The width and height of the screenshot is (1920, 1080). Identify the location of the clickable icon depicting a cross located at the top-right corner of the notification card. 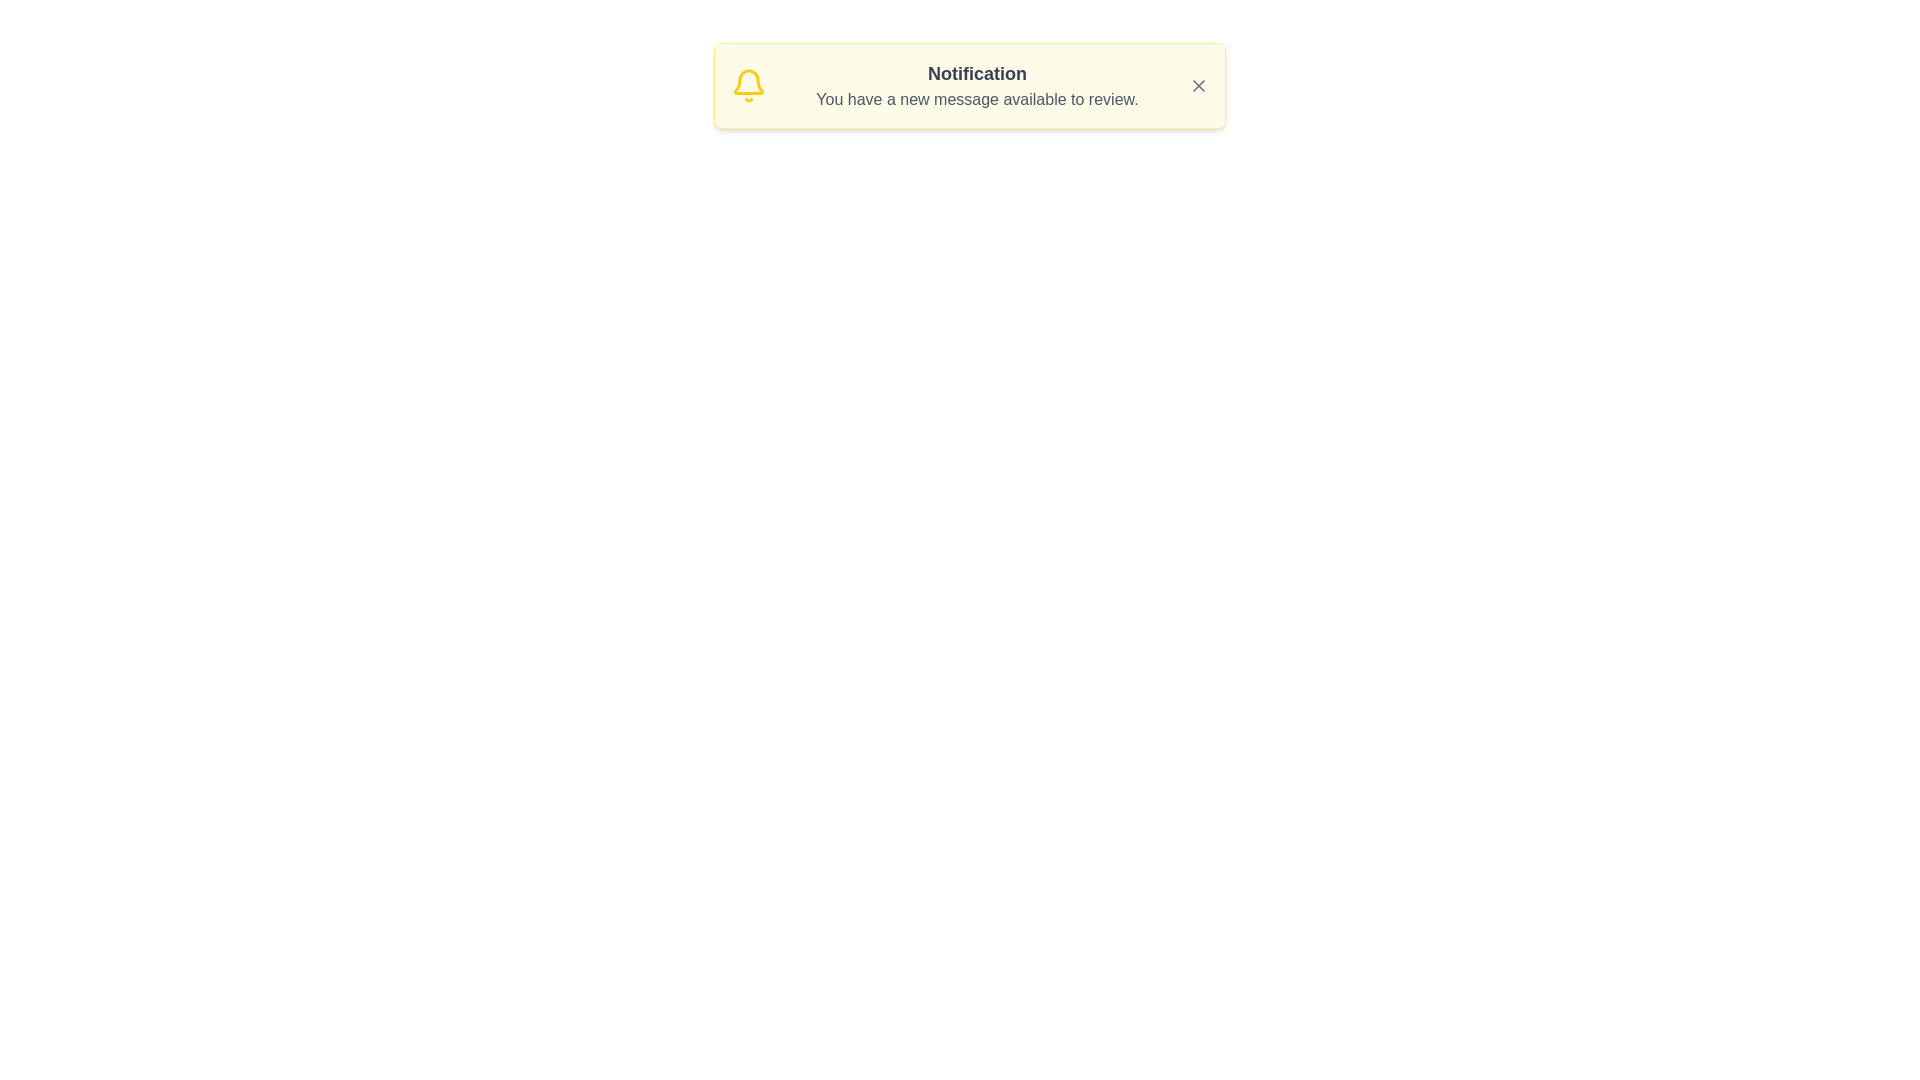
(1198, 84).